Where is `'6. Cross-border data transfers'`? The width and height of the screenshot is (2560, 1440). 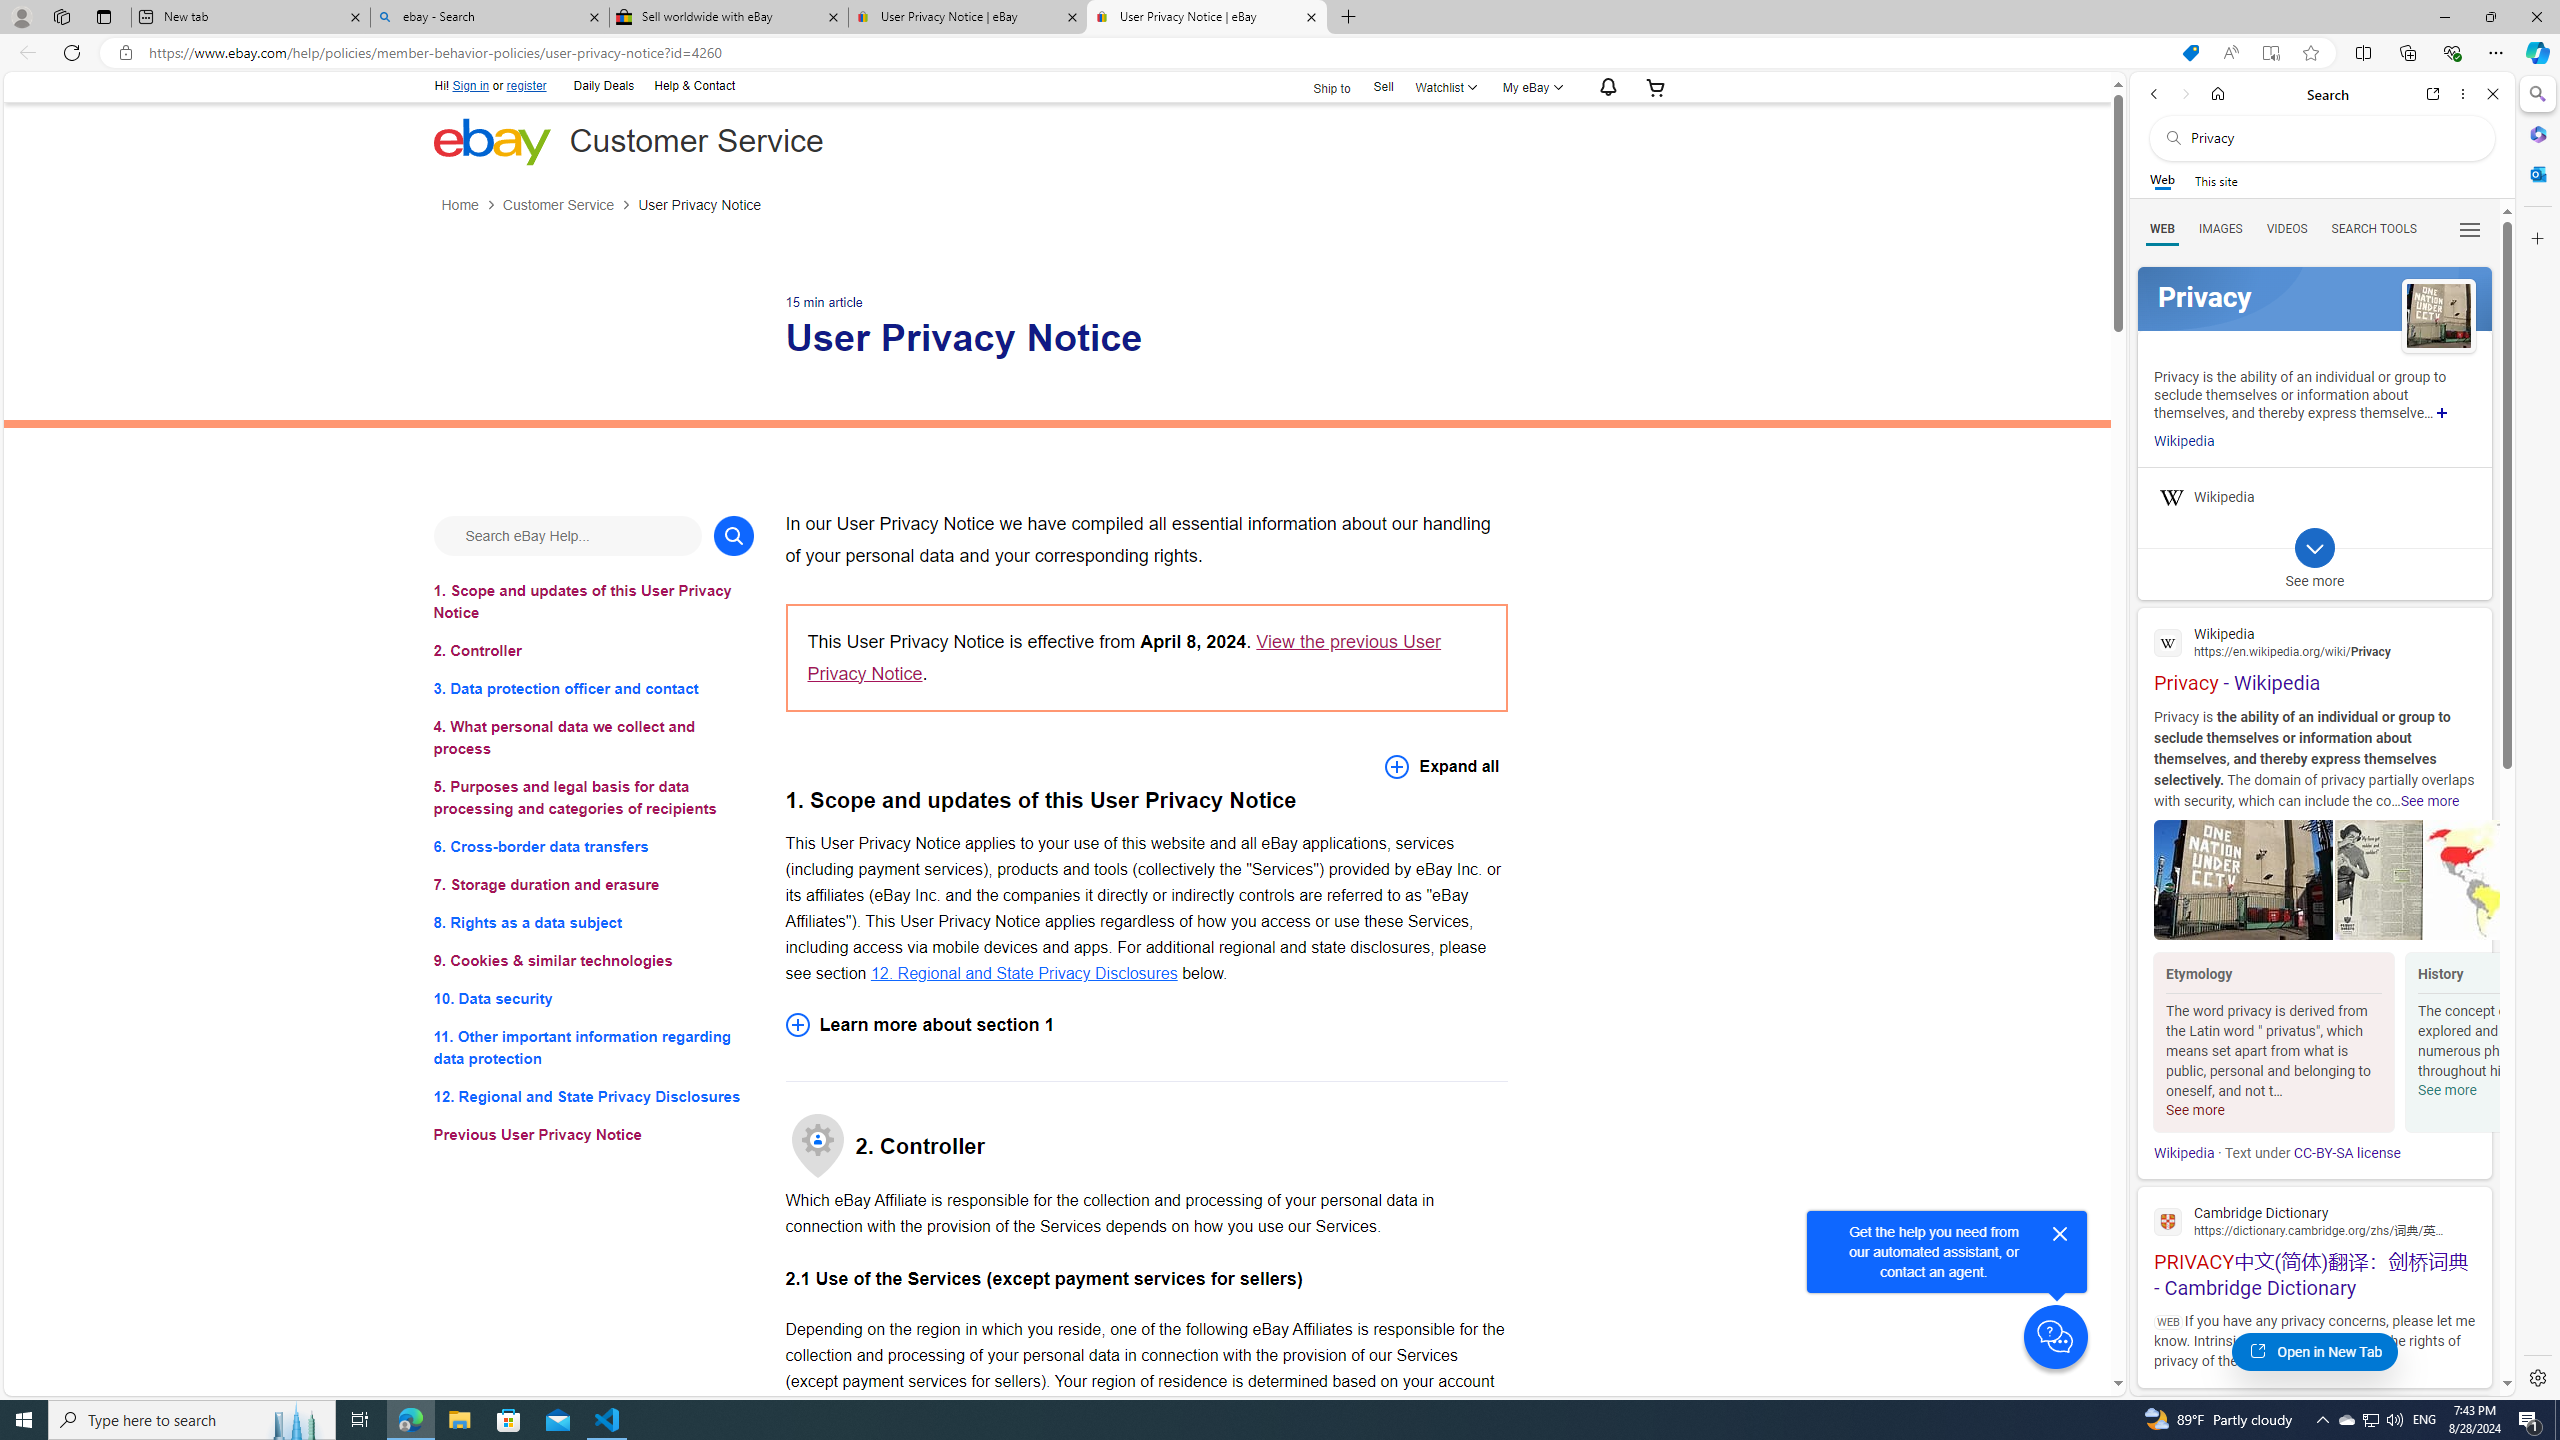
'6. Cross-border data transfers' is located at coordinates (592, 846).